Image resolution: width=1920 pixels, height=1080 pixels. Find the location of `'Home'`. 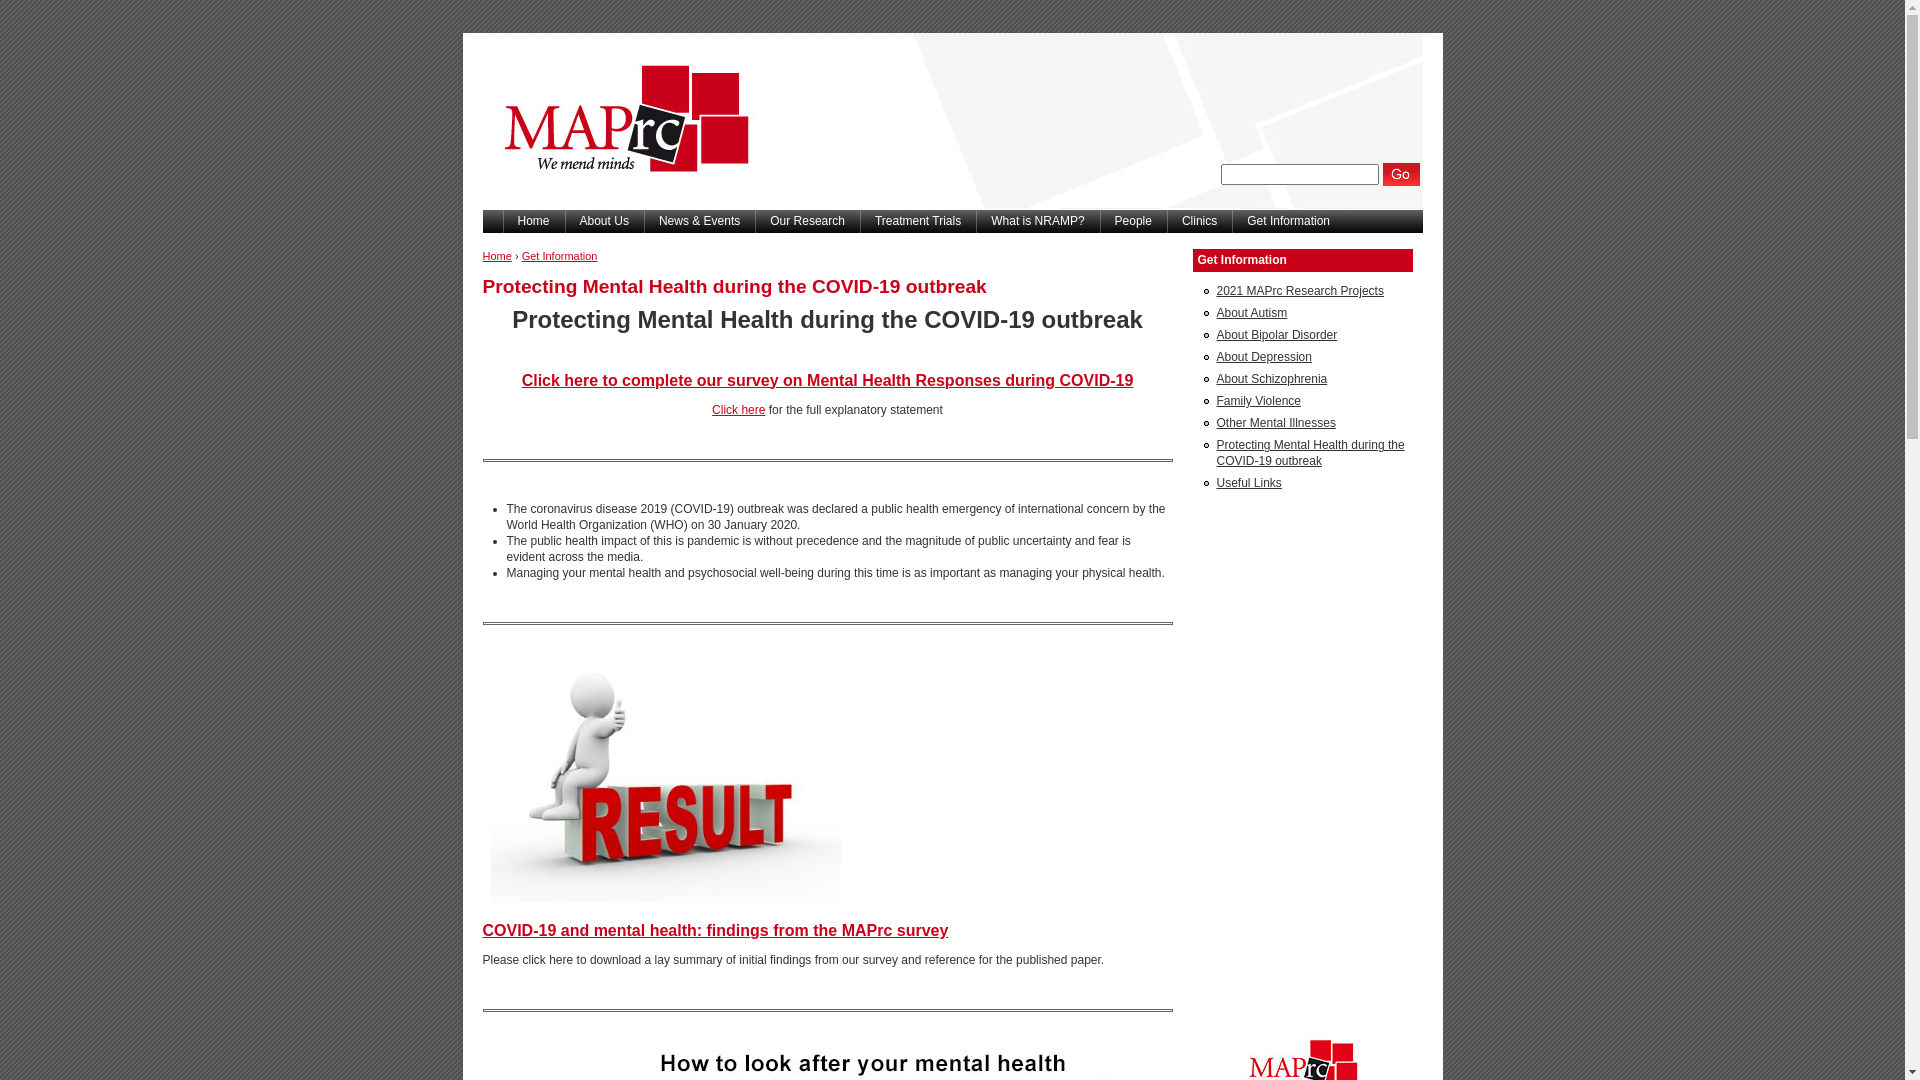

'Home' is located at coordinates (532, 221).